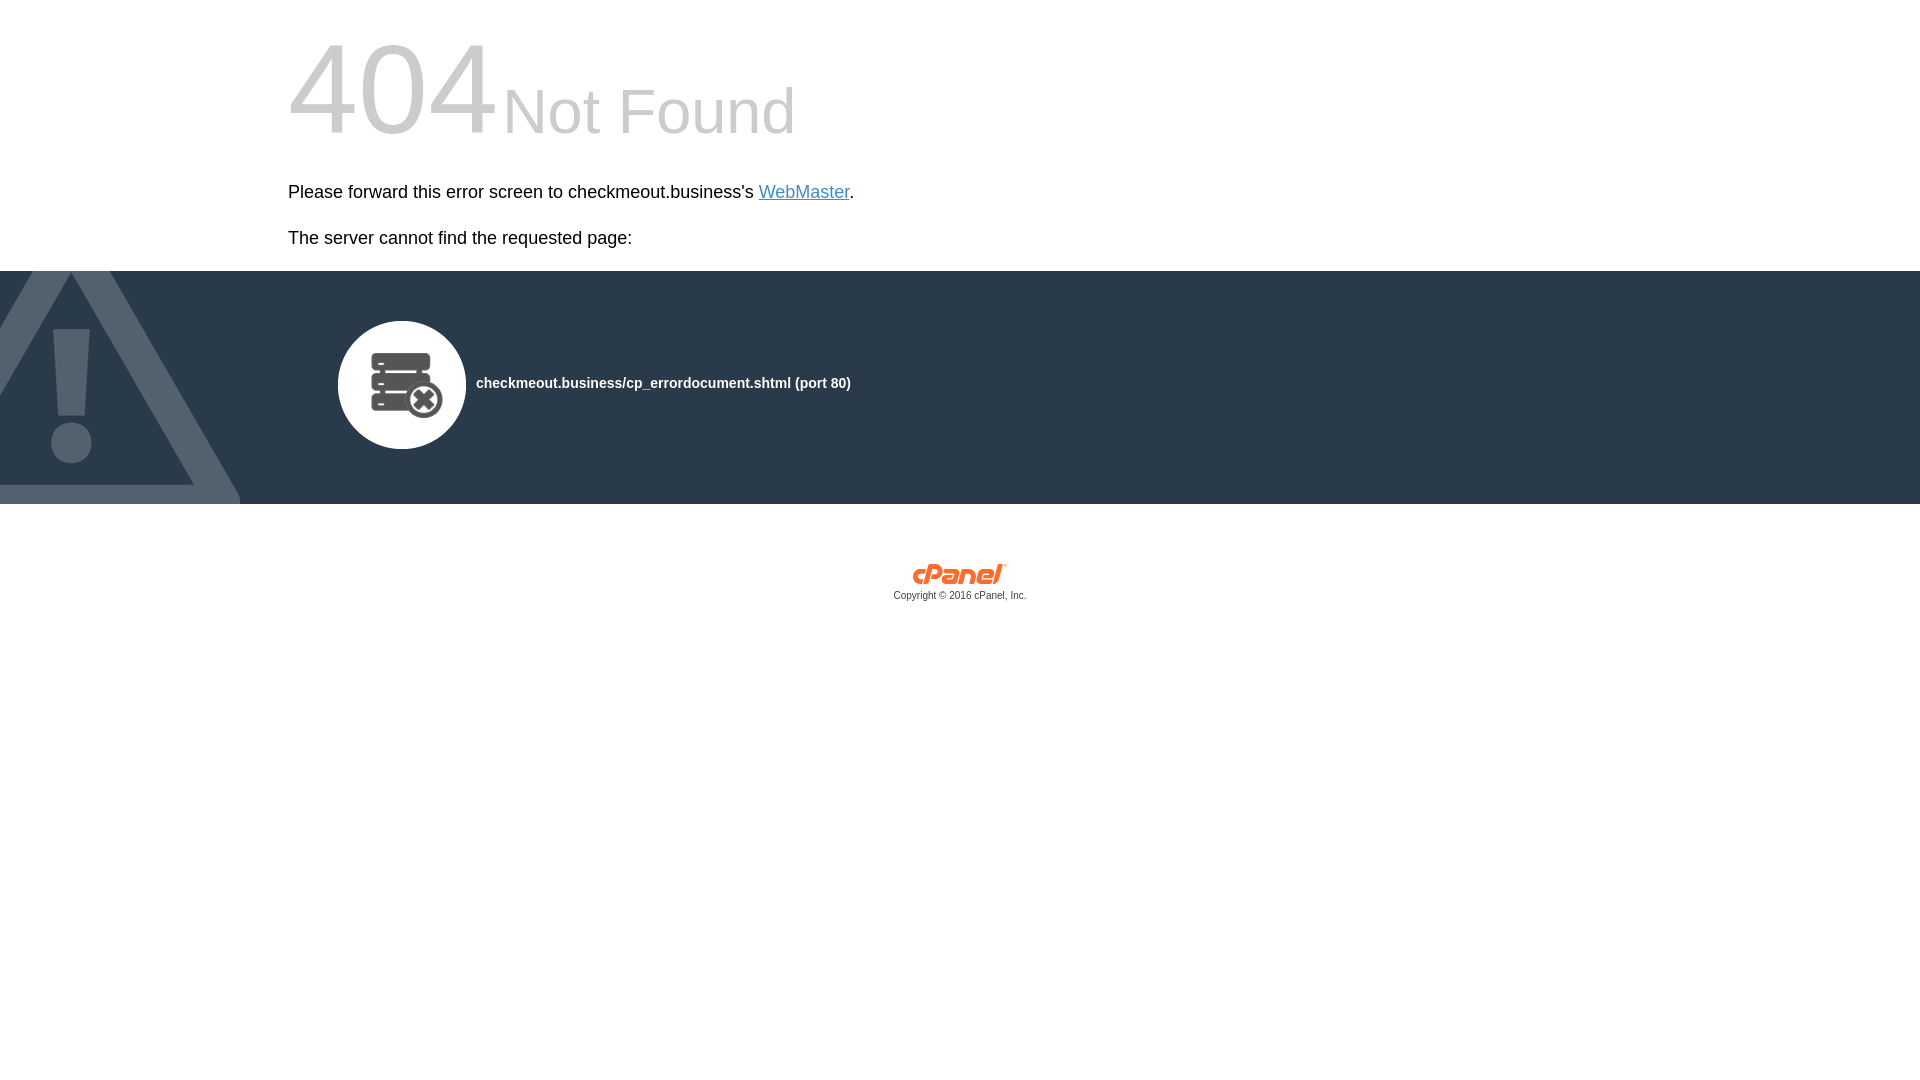 The width and height of the screenshot is (1920, 1080). What do you see at coordinates (804, 192) in the screenshot?
I see `'WebMaster'` at bounding box center [804, 192].